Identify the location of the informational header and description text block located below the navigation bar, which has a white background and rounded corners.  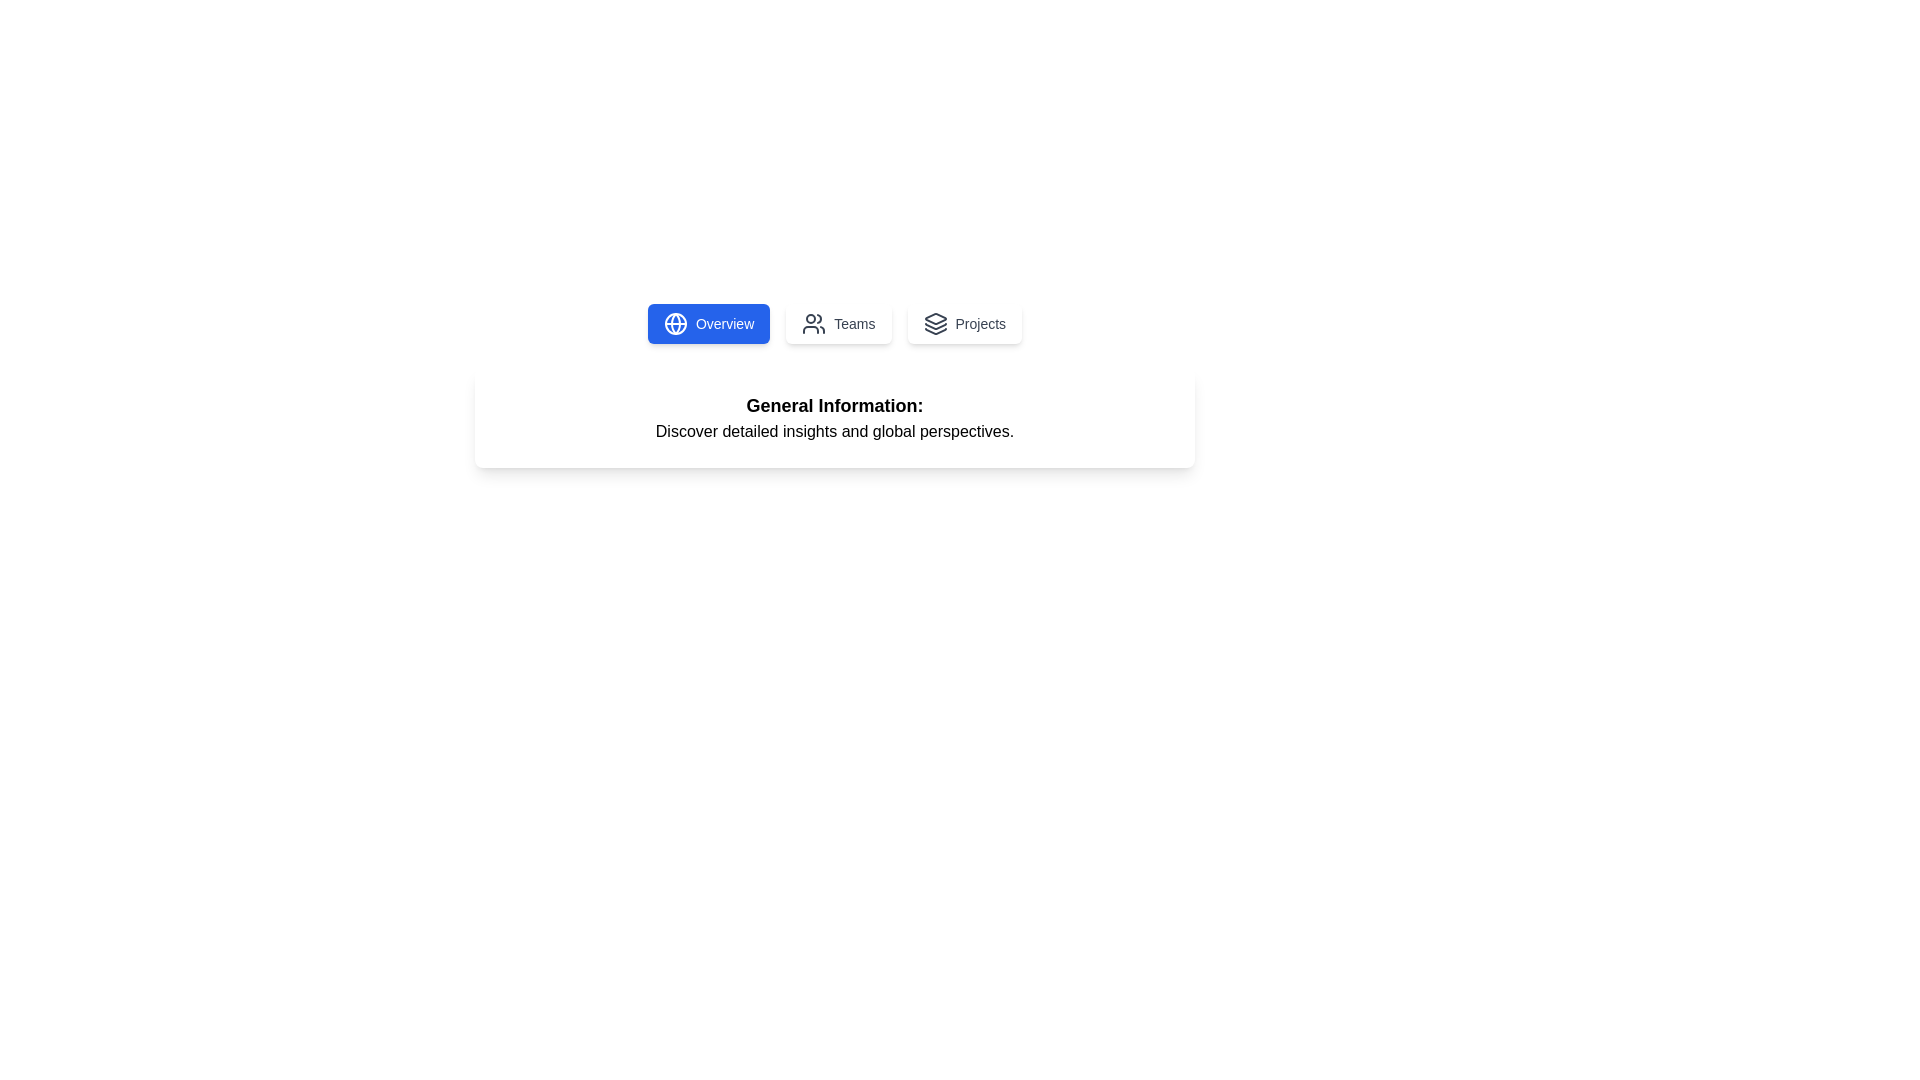
(835, 416).